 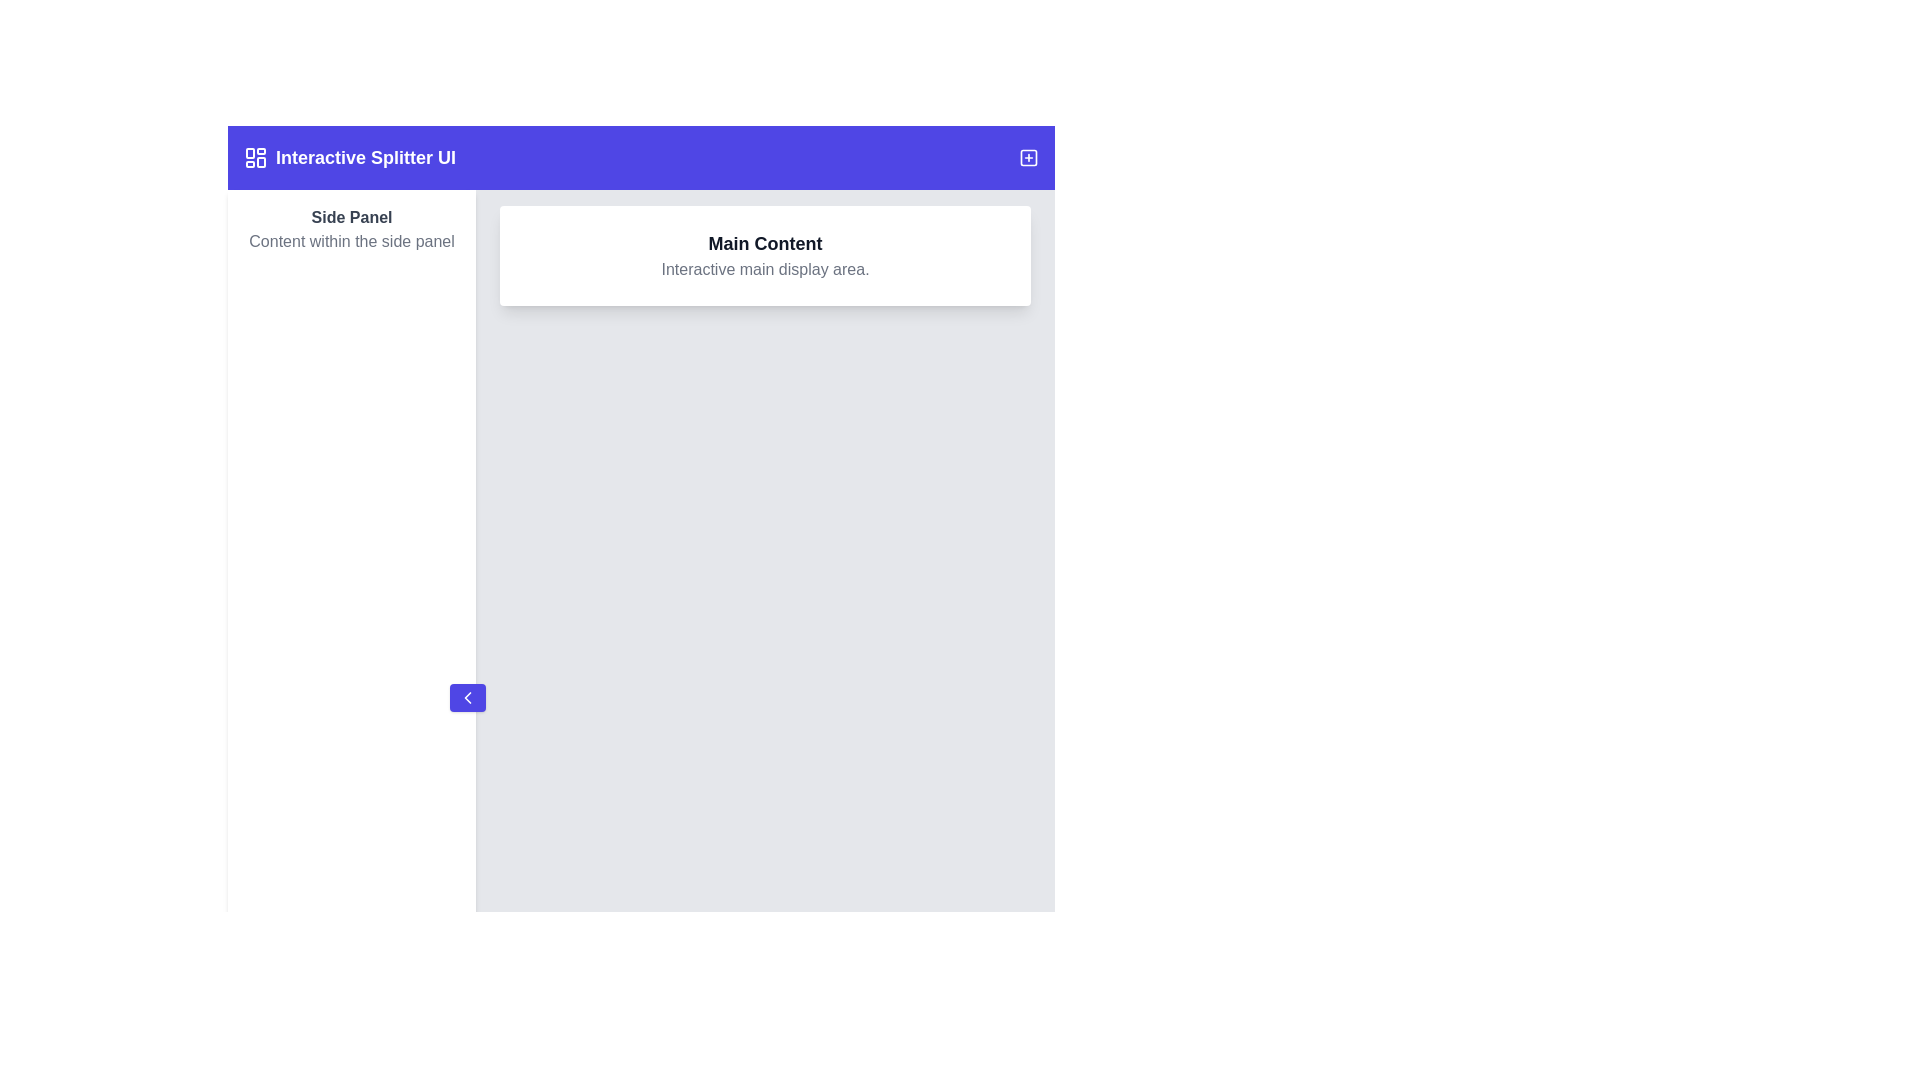 I want to click on the small rectangular Decorative Visual Element with rounded corners, located in the top-left corner of the grid layout within the application header bar, so click(x=249, y=152).